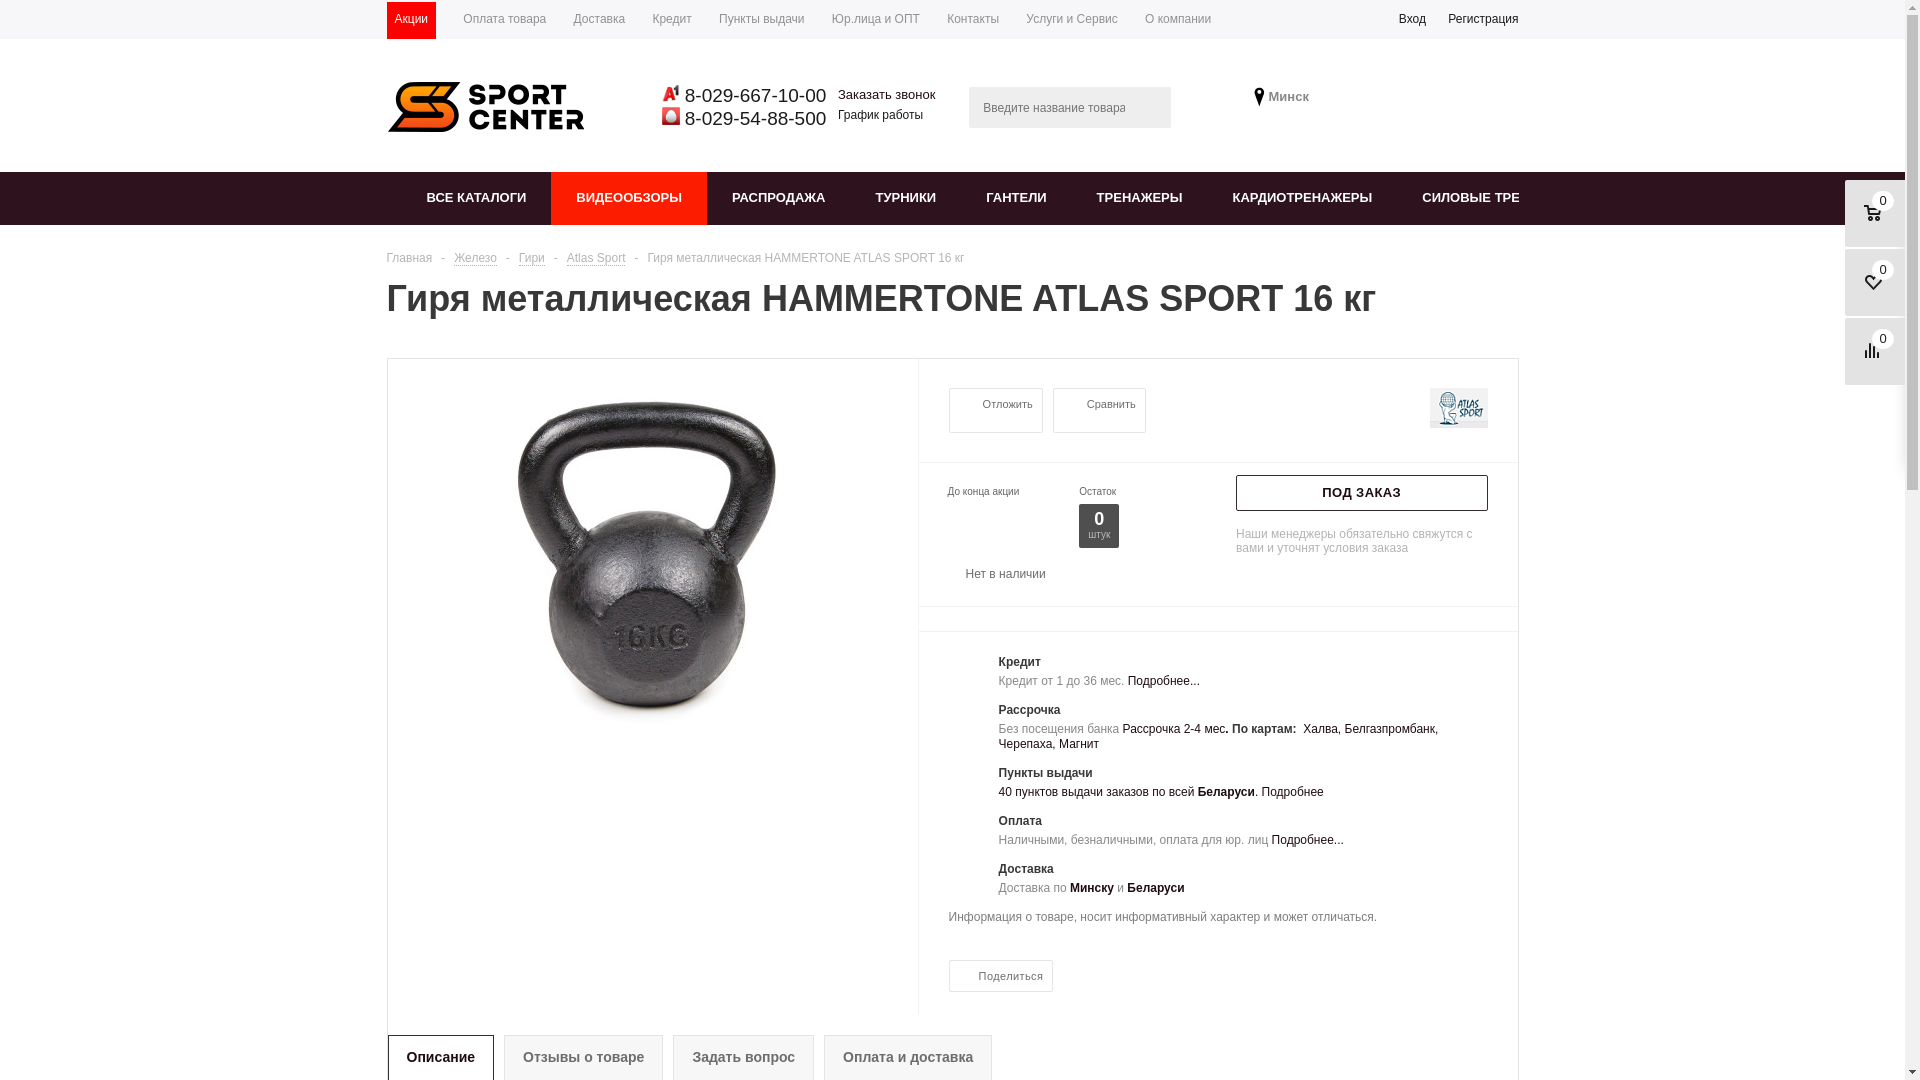 The height and width of the screenshot is (1080, 1920). Describe the element at coordinates (752, 95) in the screenshot. I see `'8-029-667-10-00'` at that location.